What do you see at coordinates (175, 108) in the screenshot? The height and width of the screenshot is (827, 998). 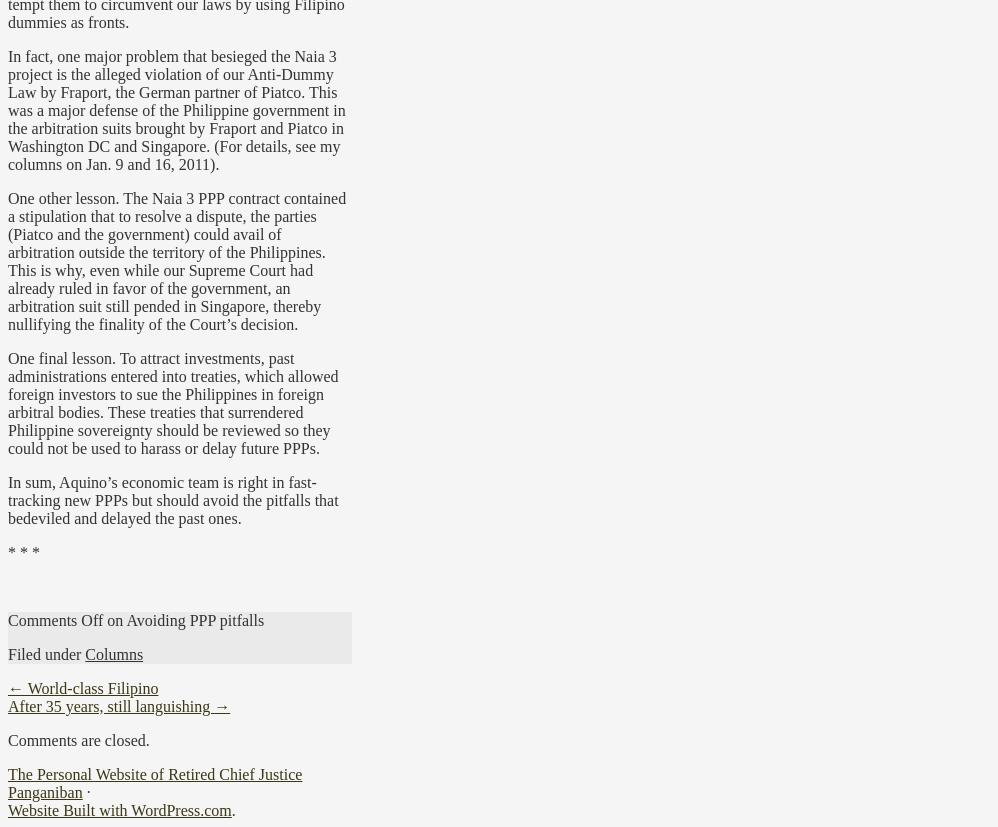 I see `'In fact, one major problem that besieged the Naia 3 project is the alleged violation of our Anti-Dummy Law by Fraport, the German partner of Piatco. This was a major defense of the Philippine government in the arbitration suits brought by Fraport and Piatco in Washington DC and Singapore. (For details, see my columns on Jan. 9 and 16, 2011).'` at bounding box center [175, 108].